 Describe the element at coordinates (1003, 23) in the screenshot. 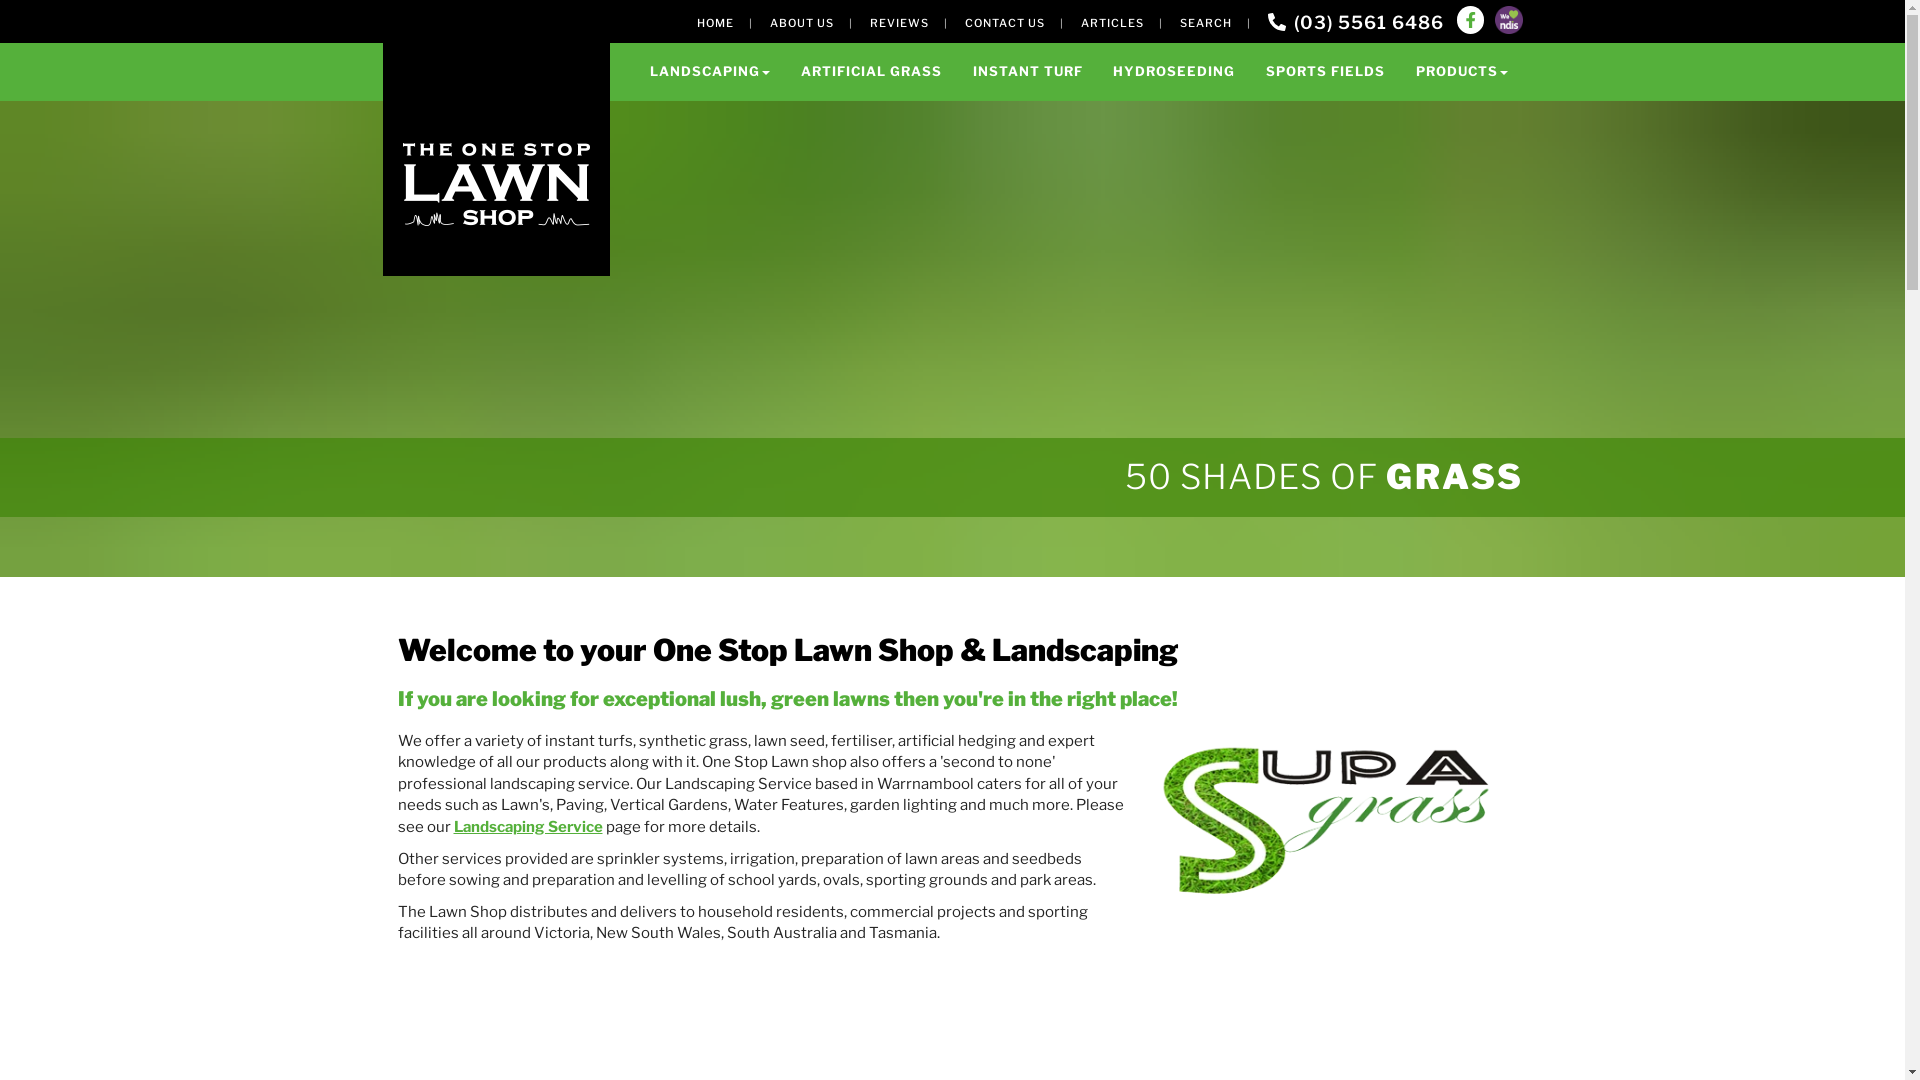

I see `'CONTACT US'` at that location.